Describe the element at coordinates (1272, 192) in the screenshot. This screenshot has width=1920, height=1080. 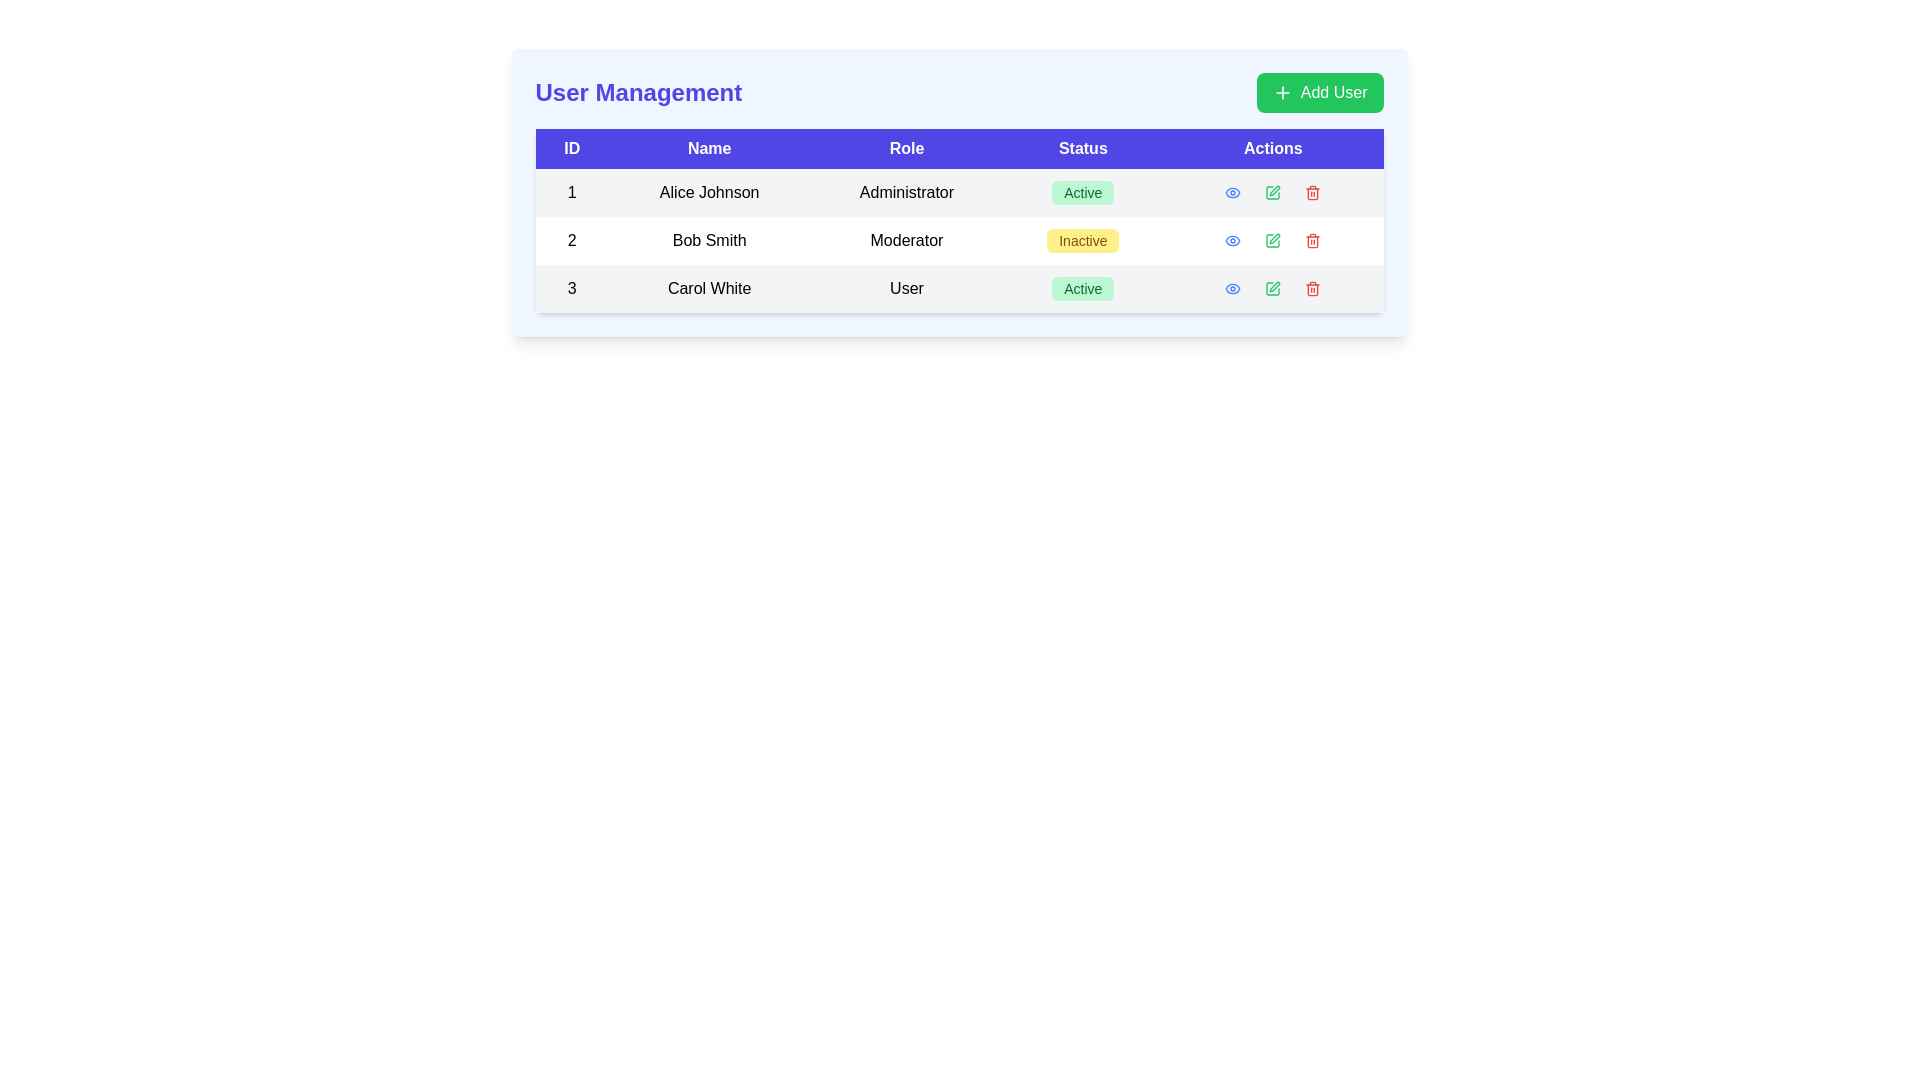
I see `the green pencil icon in the 'Actions' column` at that location.